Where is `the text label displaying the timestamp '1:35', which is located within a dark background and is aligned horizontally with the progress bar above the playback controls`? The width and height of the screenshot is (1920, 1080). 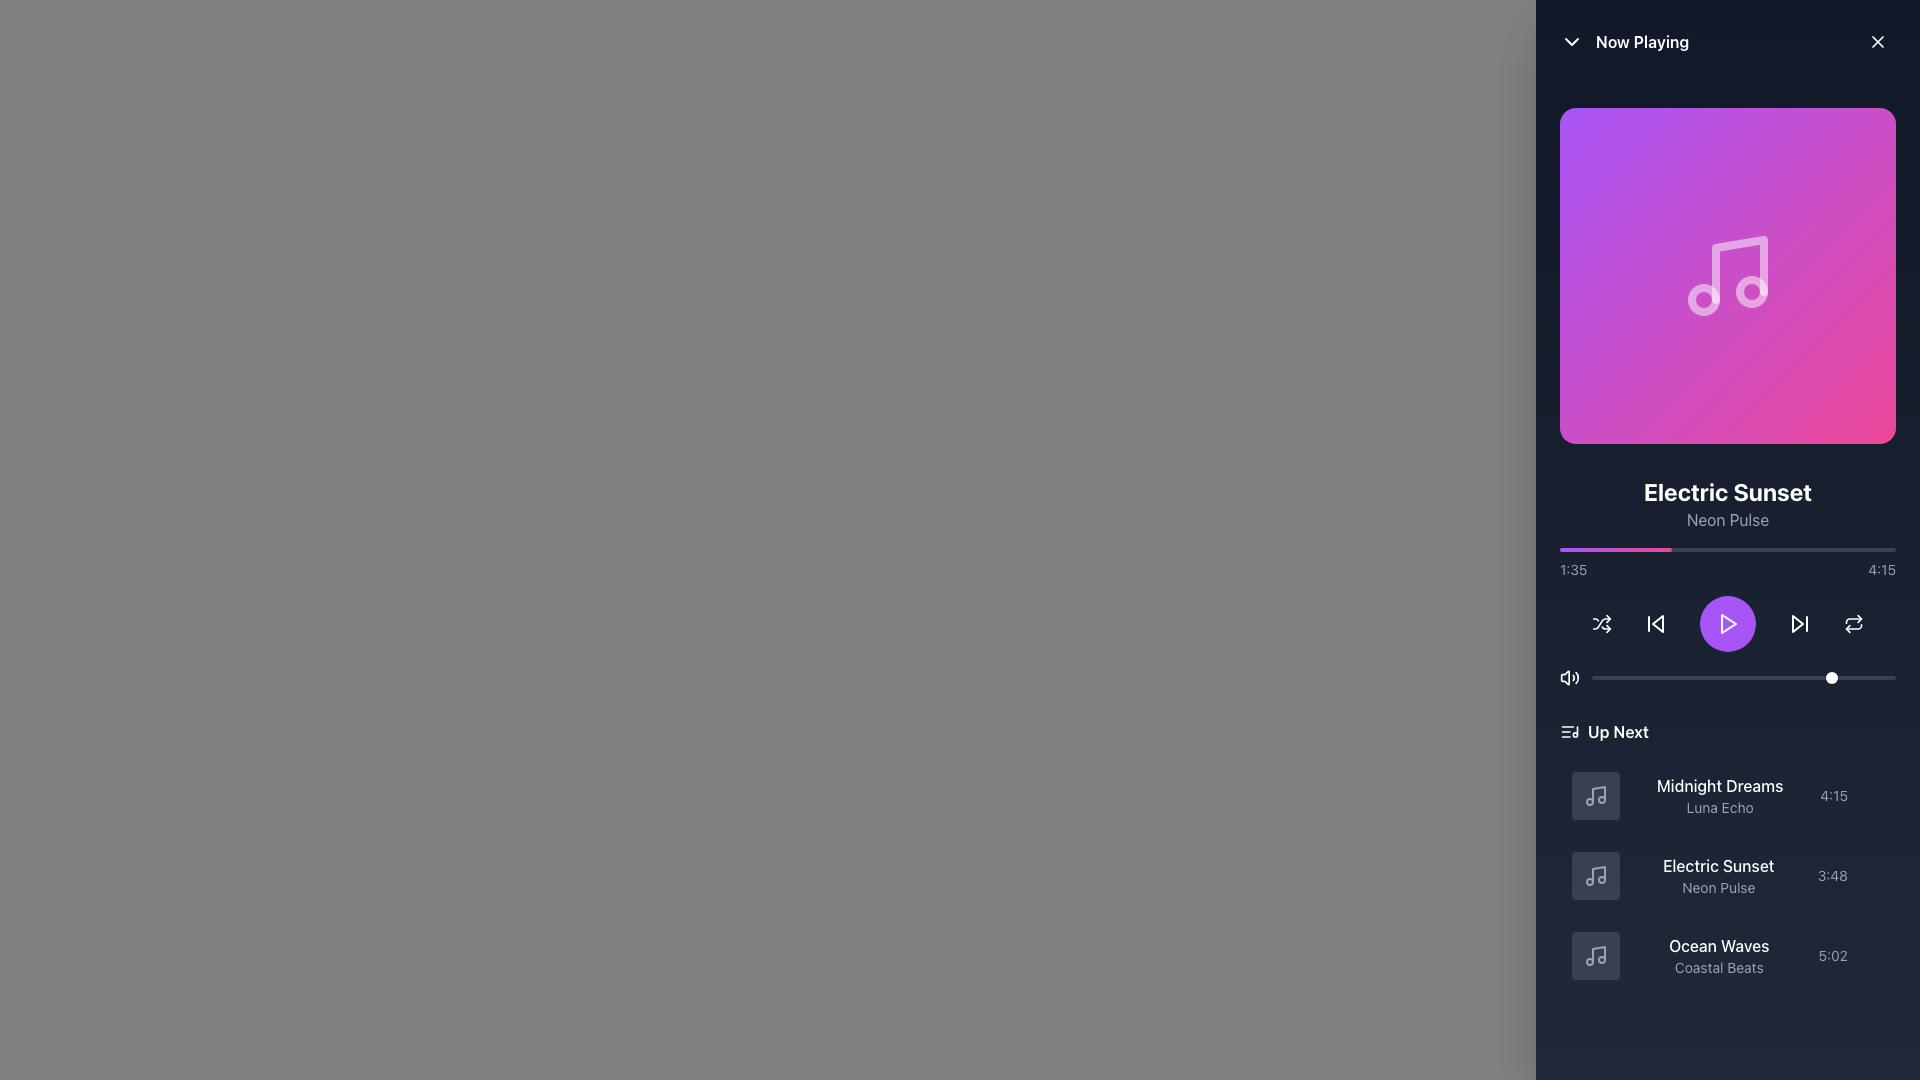 the text label displaying the timestamp '1:35', which is located within a dark background and is aligned horizontally with the progress bar above the playback controls is located at coordinates (1572, 570).